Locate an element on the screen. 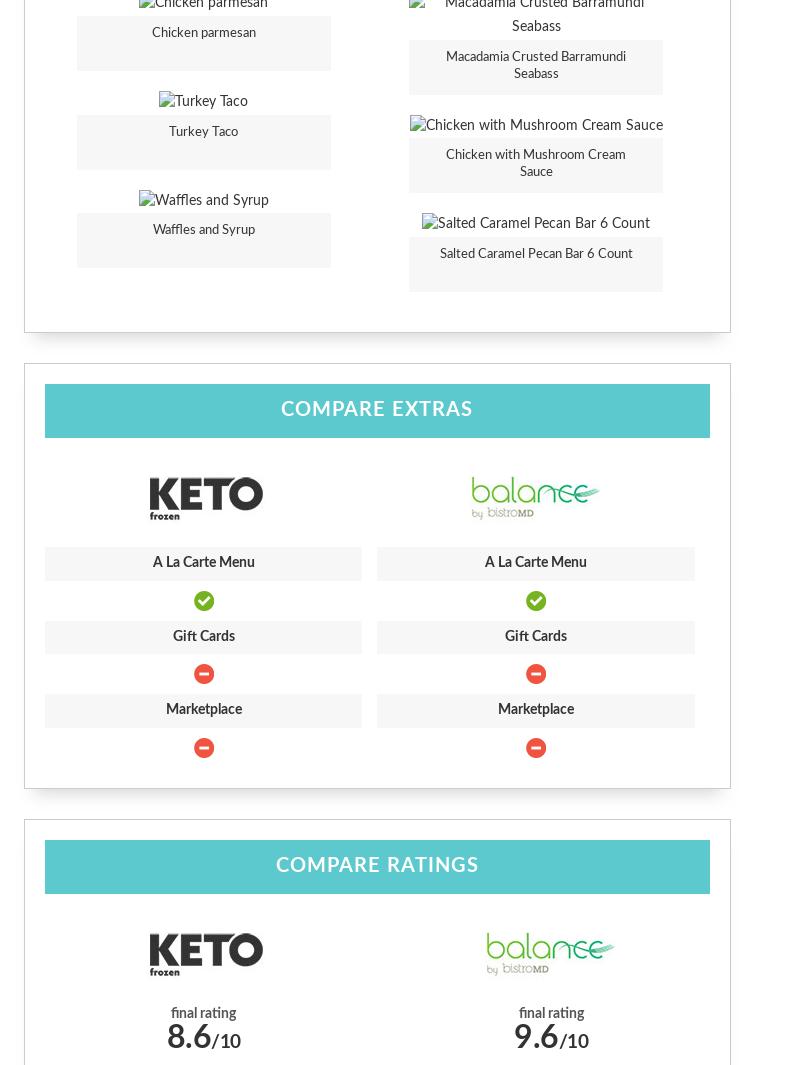  '9.6' is located at coordinates (536, 1036).